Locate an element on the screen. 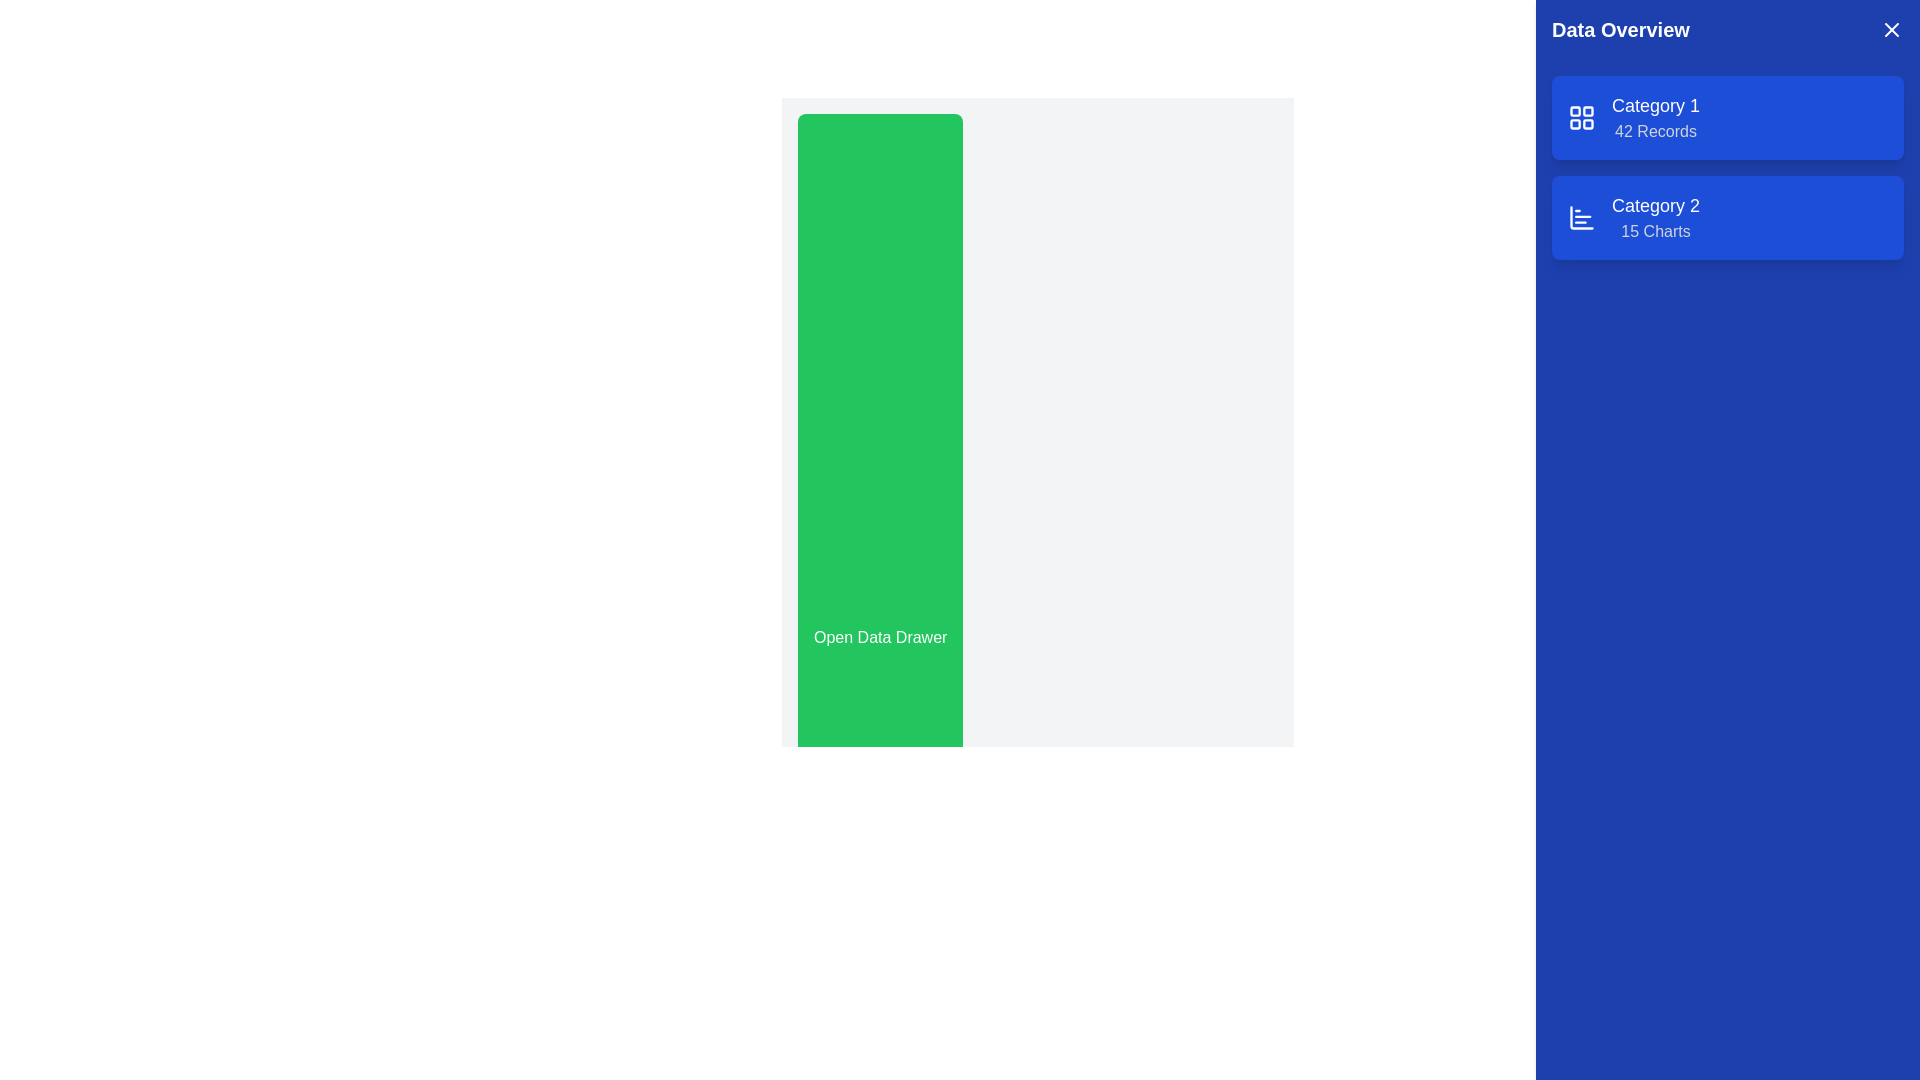 This screenshot has width=1920, height=1080. the first category item in the drawer list is located at coordinates (1656, 118).